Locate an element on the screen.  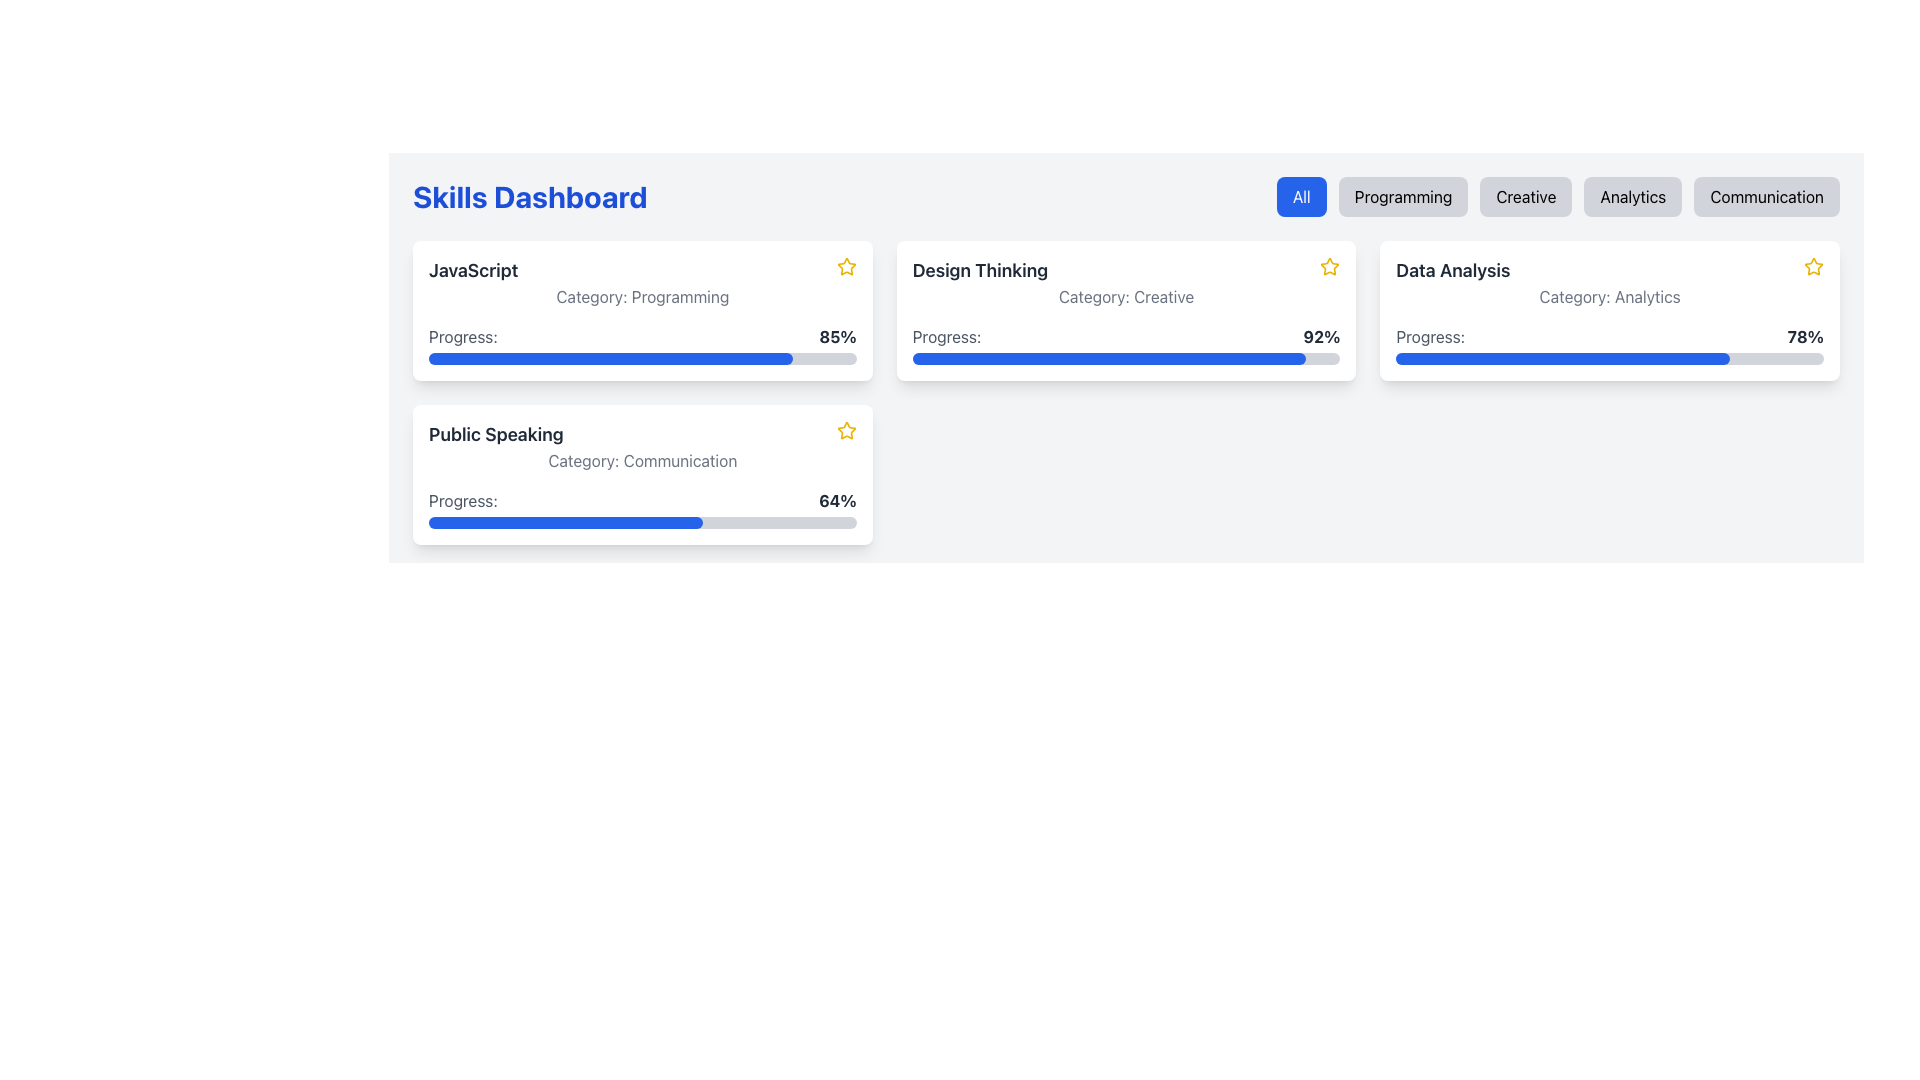
details about the Design Thinking skill displayed in the Card element located in the second column of the grid layout, positioned between the 'JavaScript' and 'Data Analysis' cards is located at coordinates (1126, 311).